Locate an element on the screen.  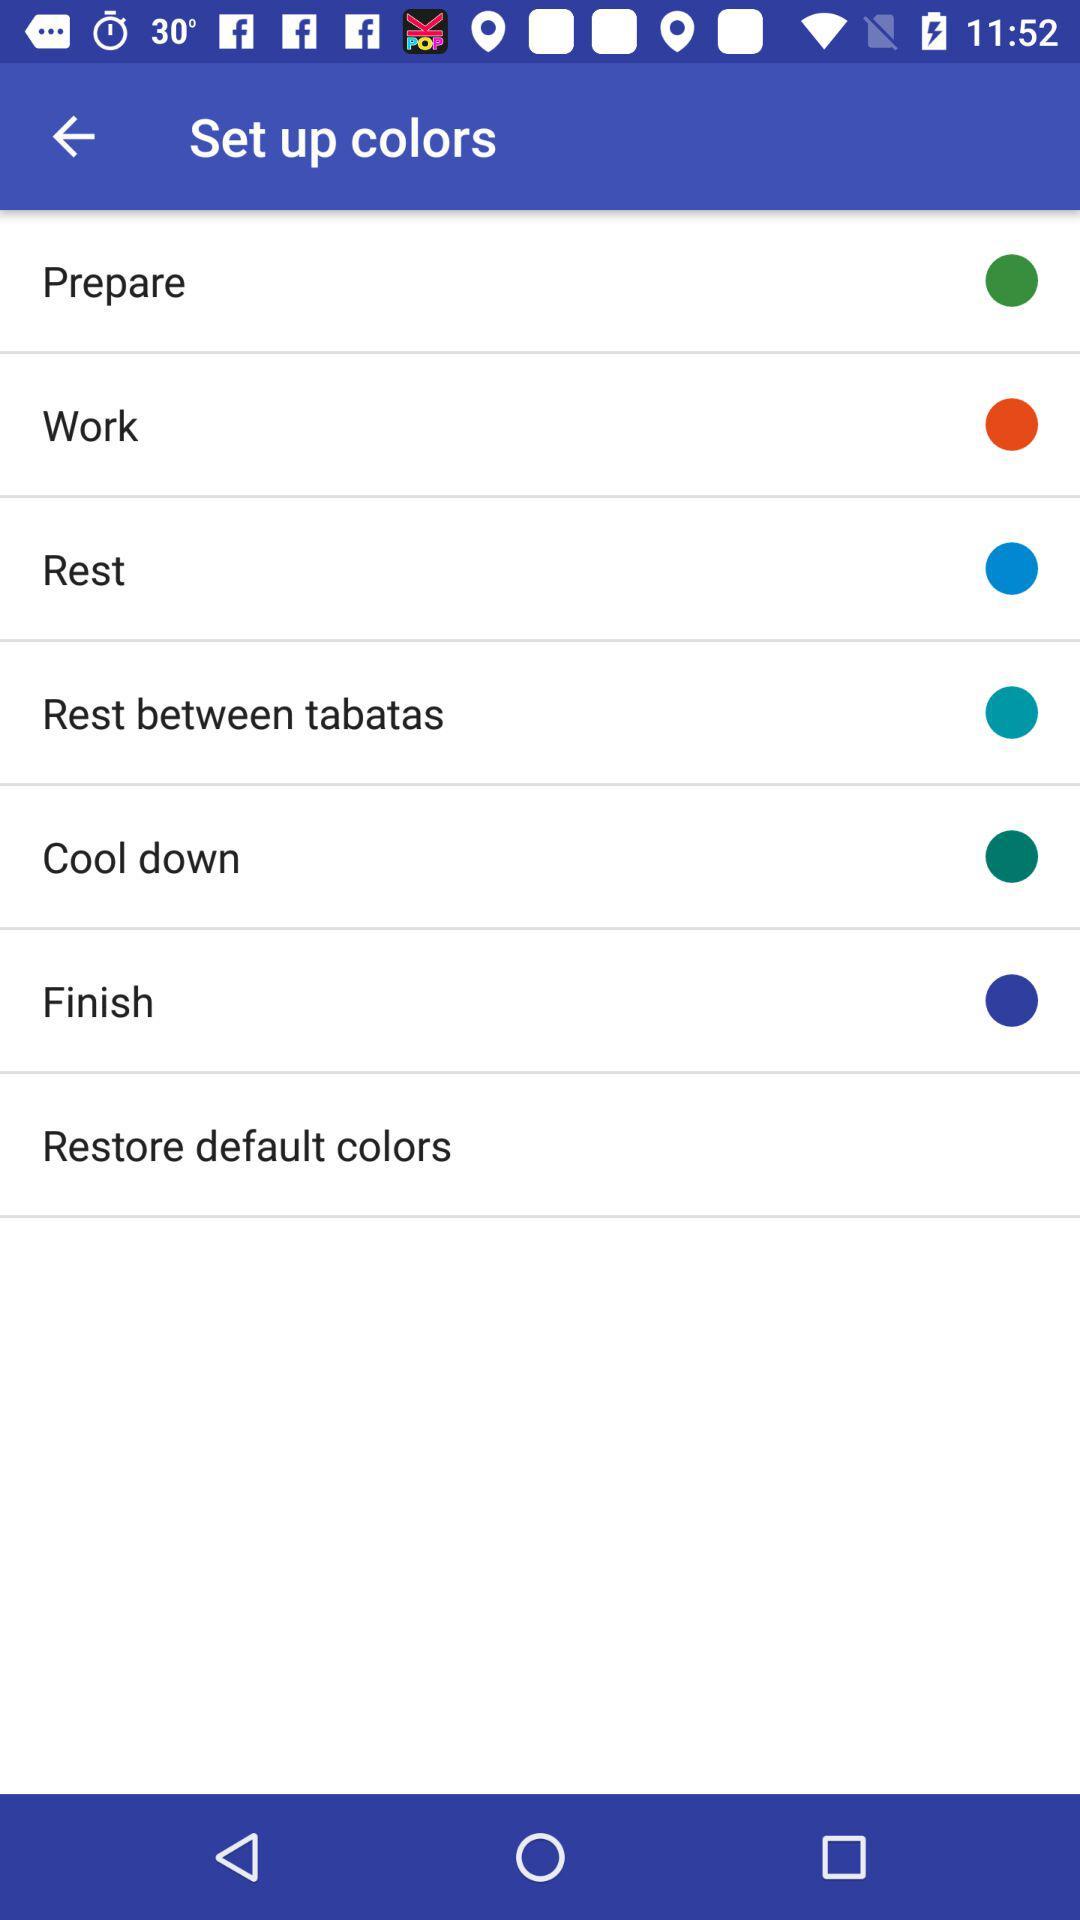
the finish icon is located at coordinates (98, 1000).